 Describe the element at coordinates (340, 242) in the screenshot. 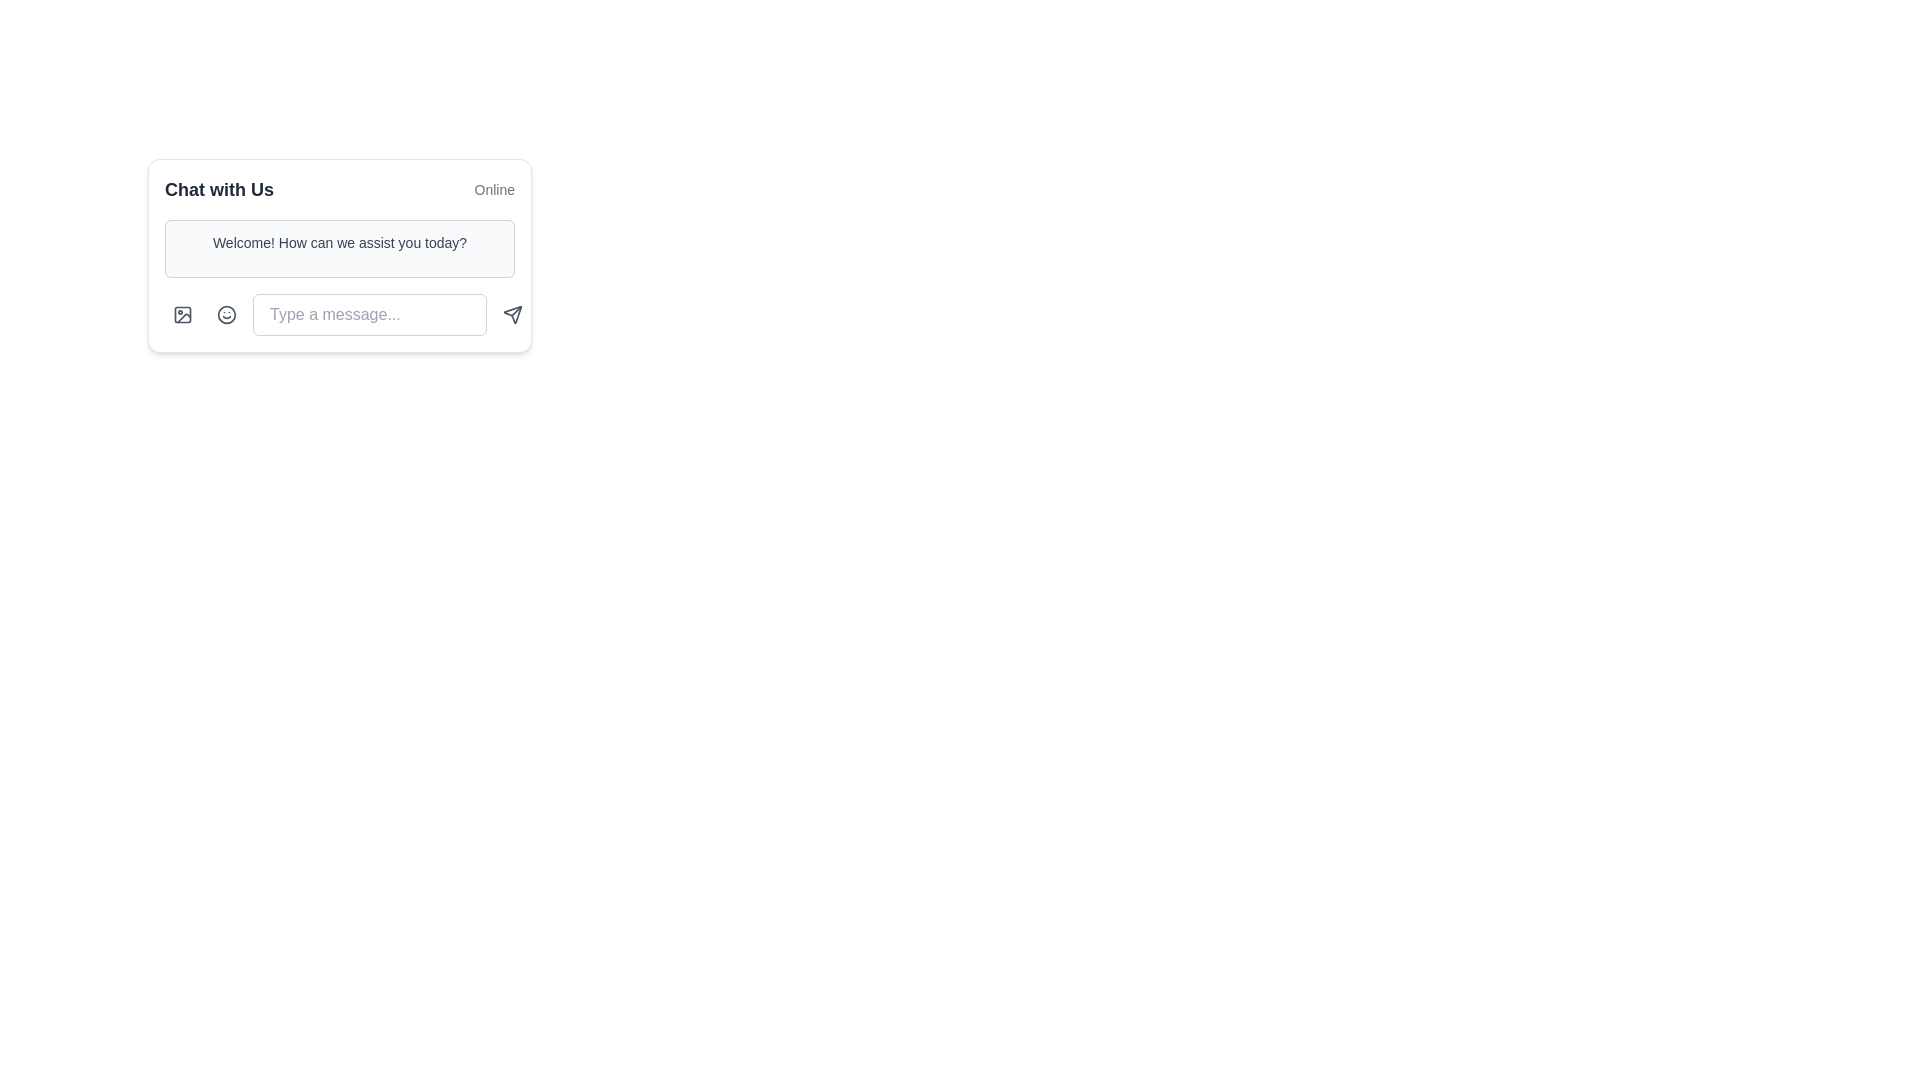

I see `the static text message that serves as a welcoming prompt in the upper-middle section of the chat interface, positioned below the 'Chat with Us' header and above the interactive message input` at that location.